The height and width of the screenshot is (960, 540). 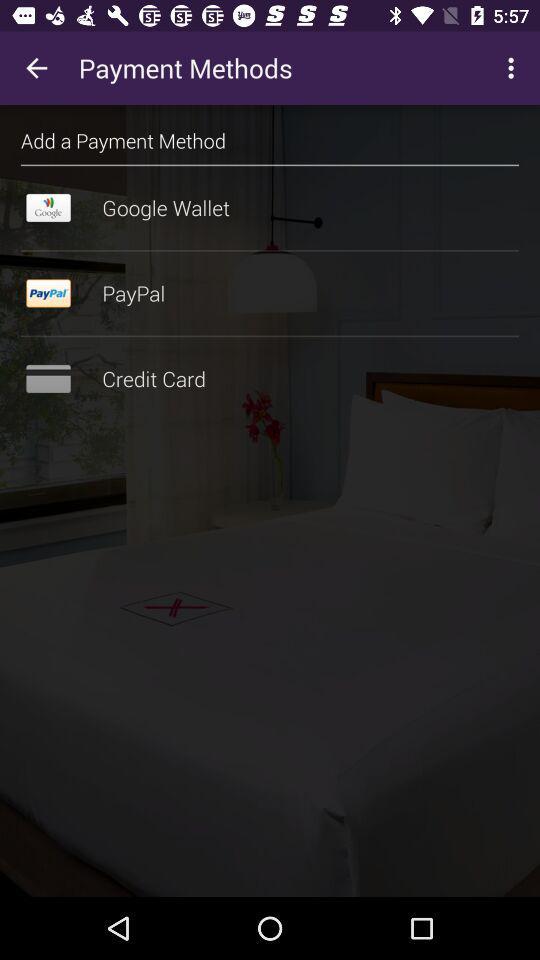 I want to click on icon below google wallet item, so click(x=270, y=249).